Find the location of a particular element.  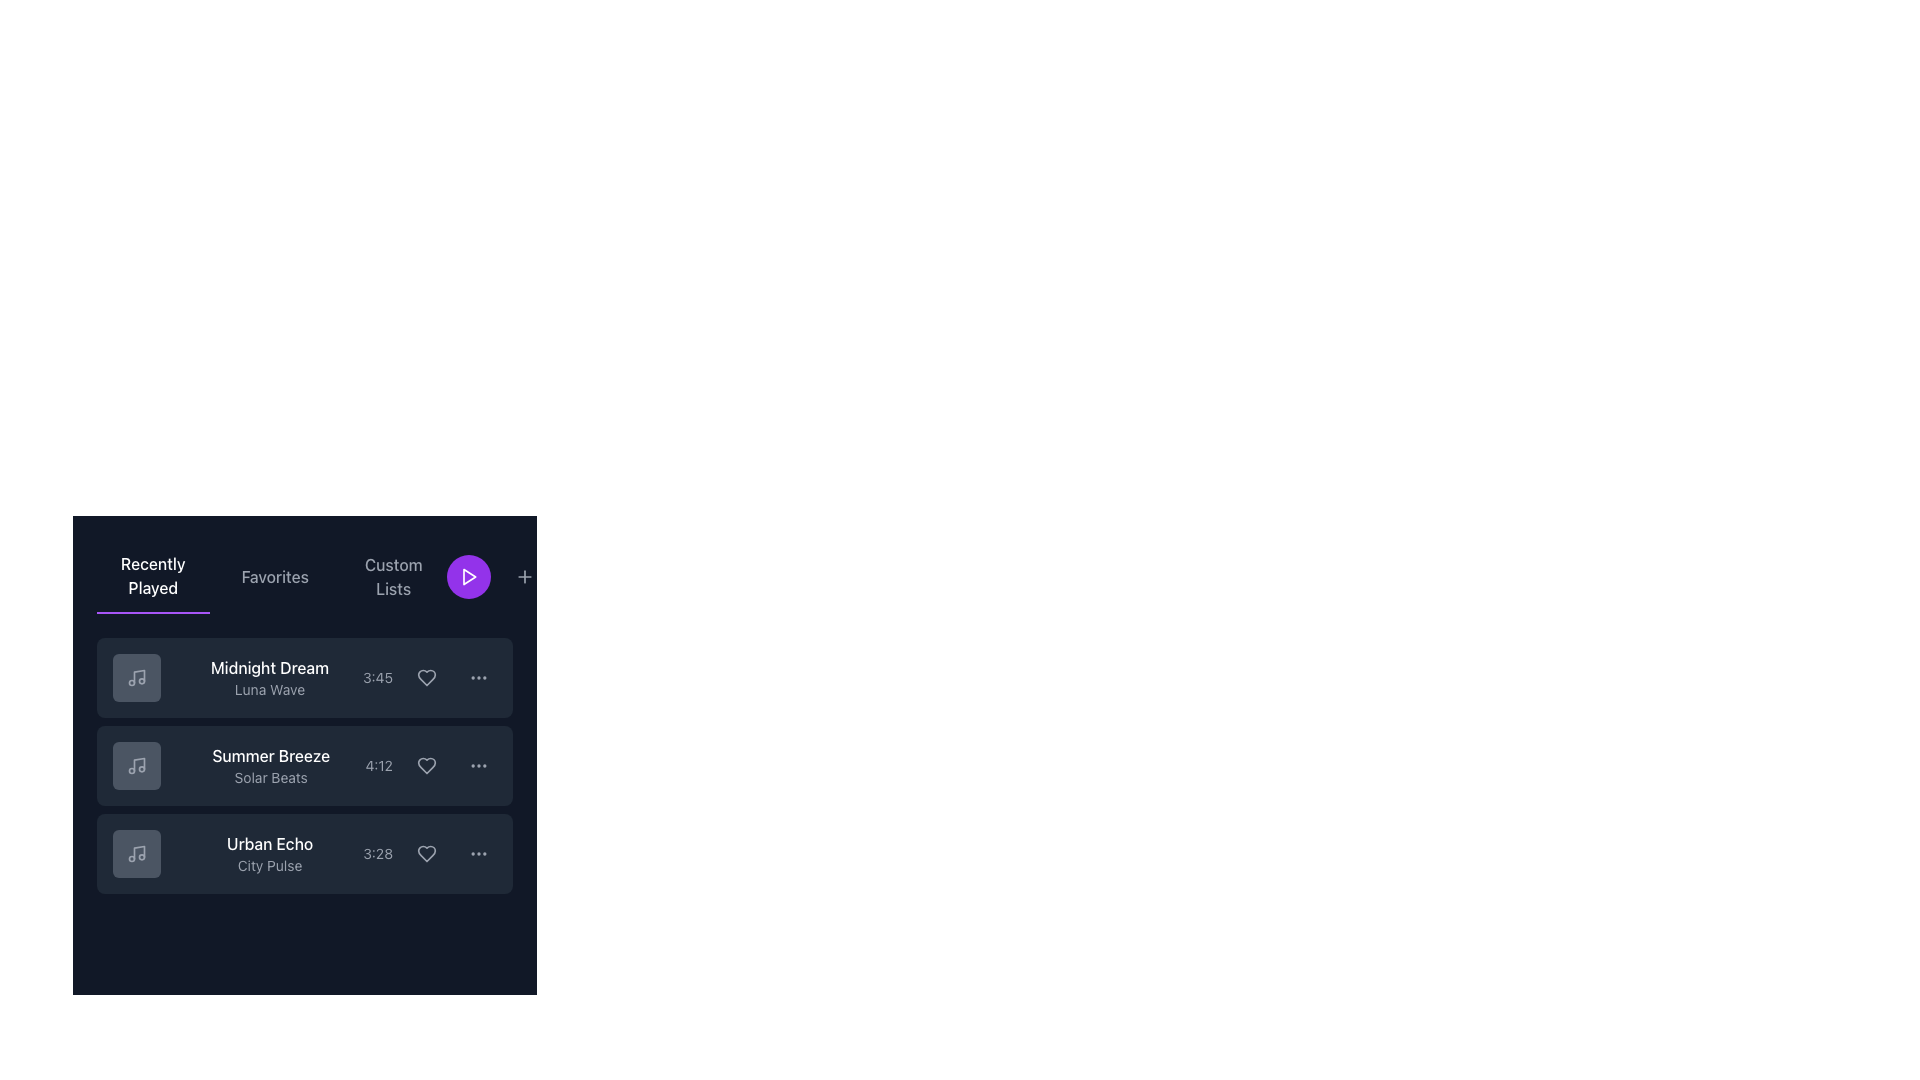

the button located at the top-right corner of the interface, which is the second circular button in a horizontal row and positioned to the right of a purple circular play button is located at coordinates (524, 577).